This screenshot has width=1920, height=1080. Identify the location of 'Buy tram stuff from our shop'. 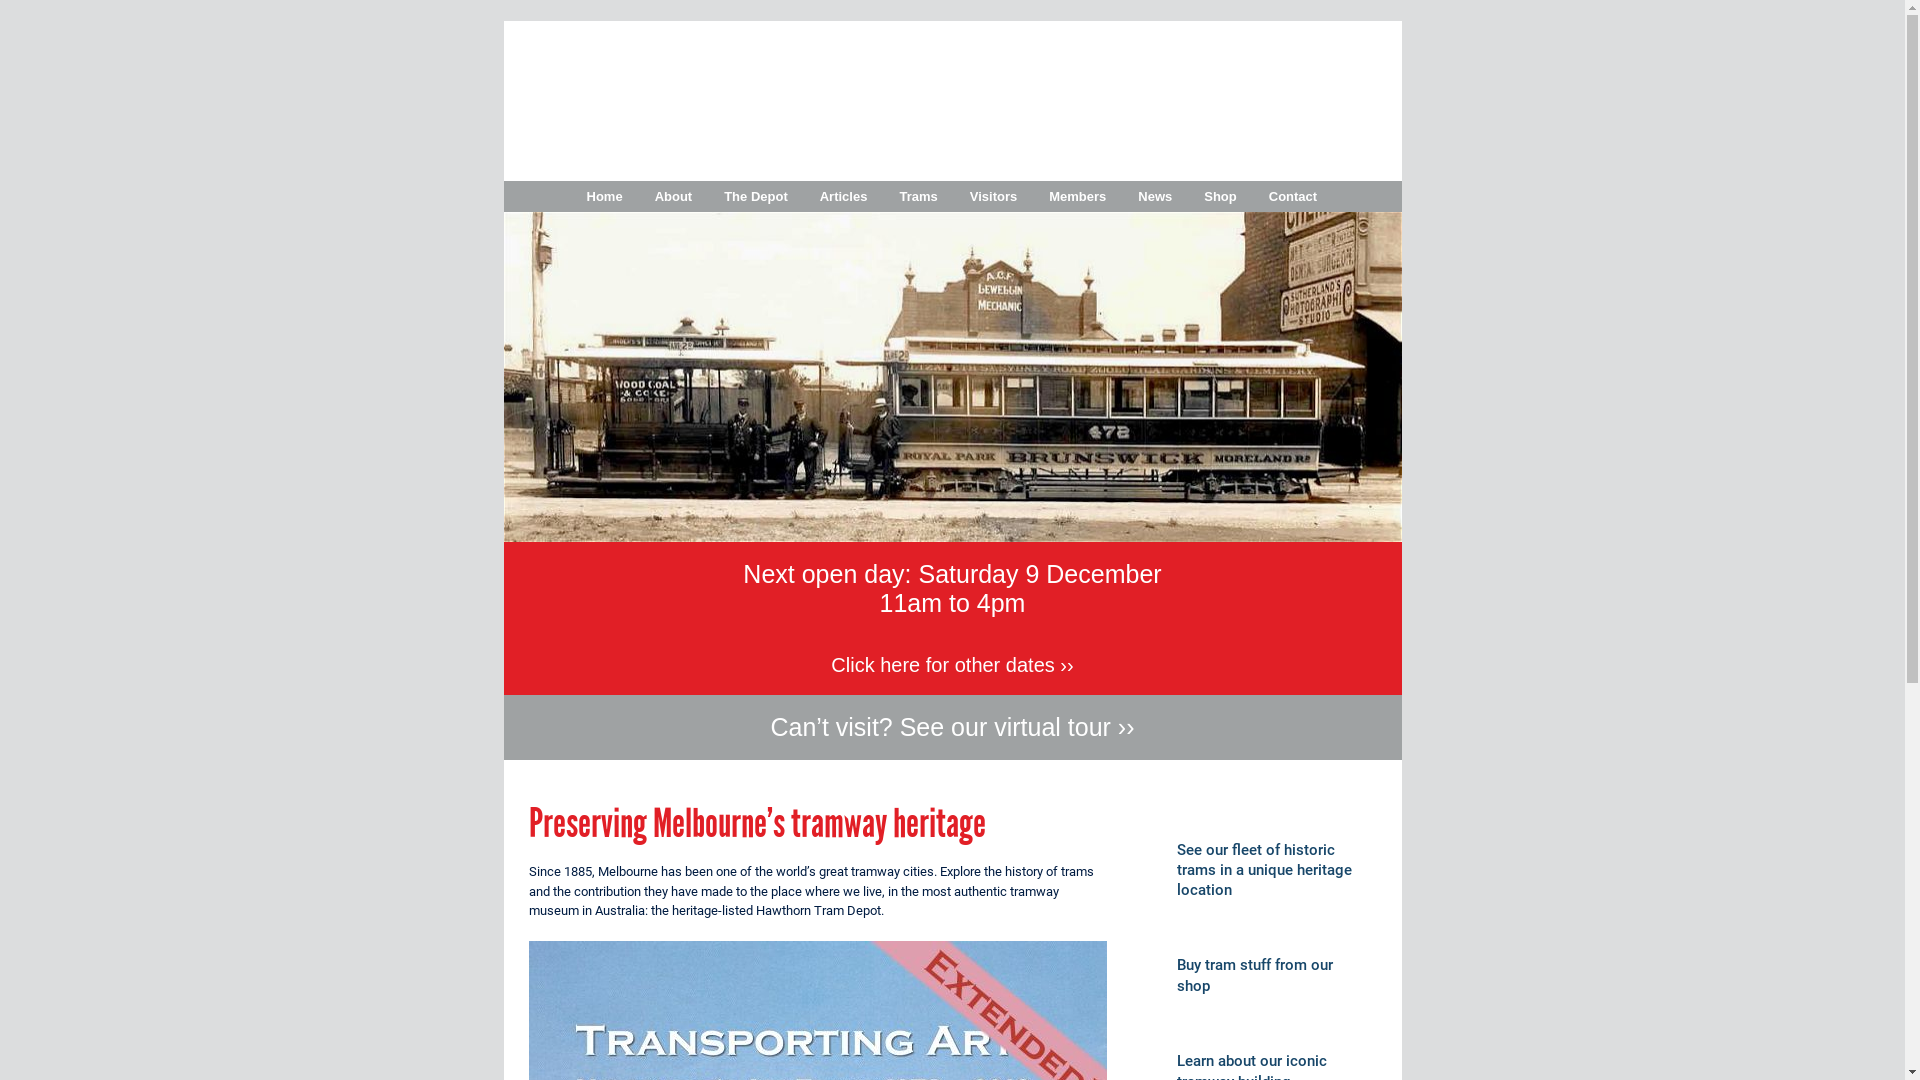
(1253, 974).